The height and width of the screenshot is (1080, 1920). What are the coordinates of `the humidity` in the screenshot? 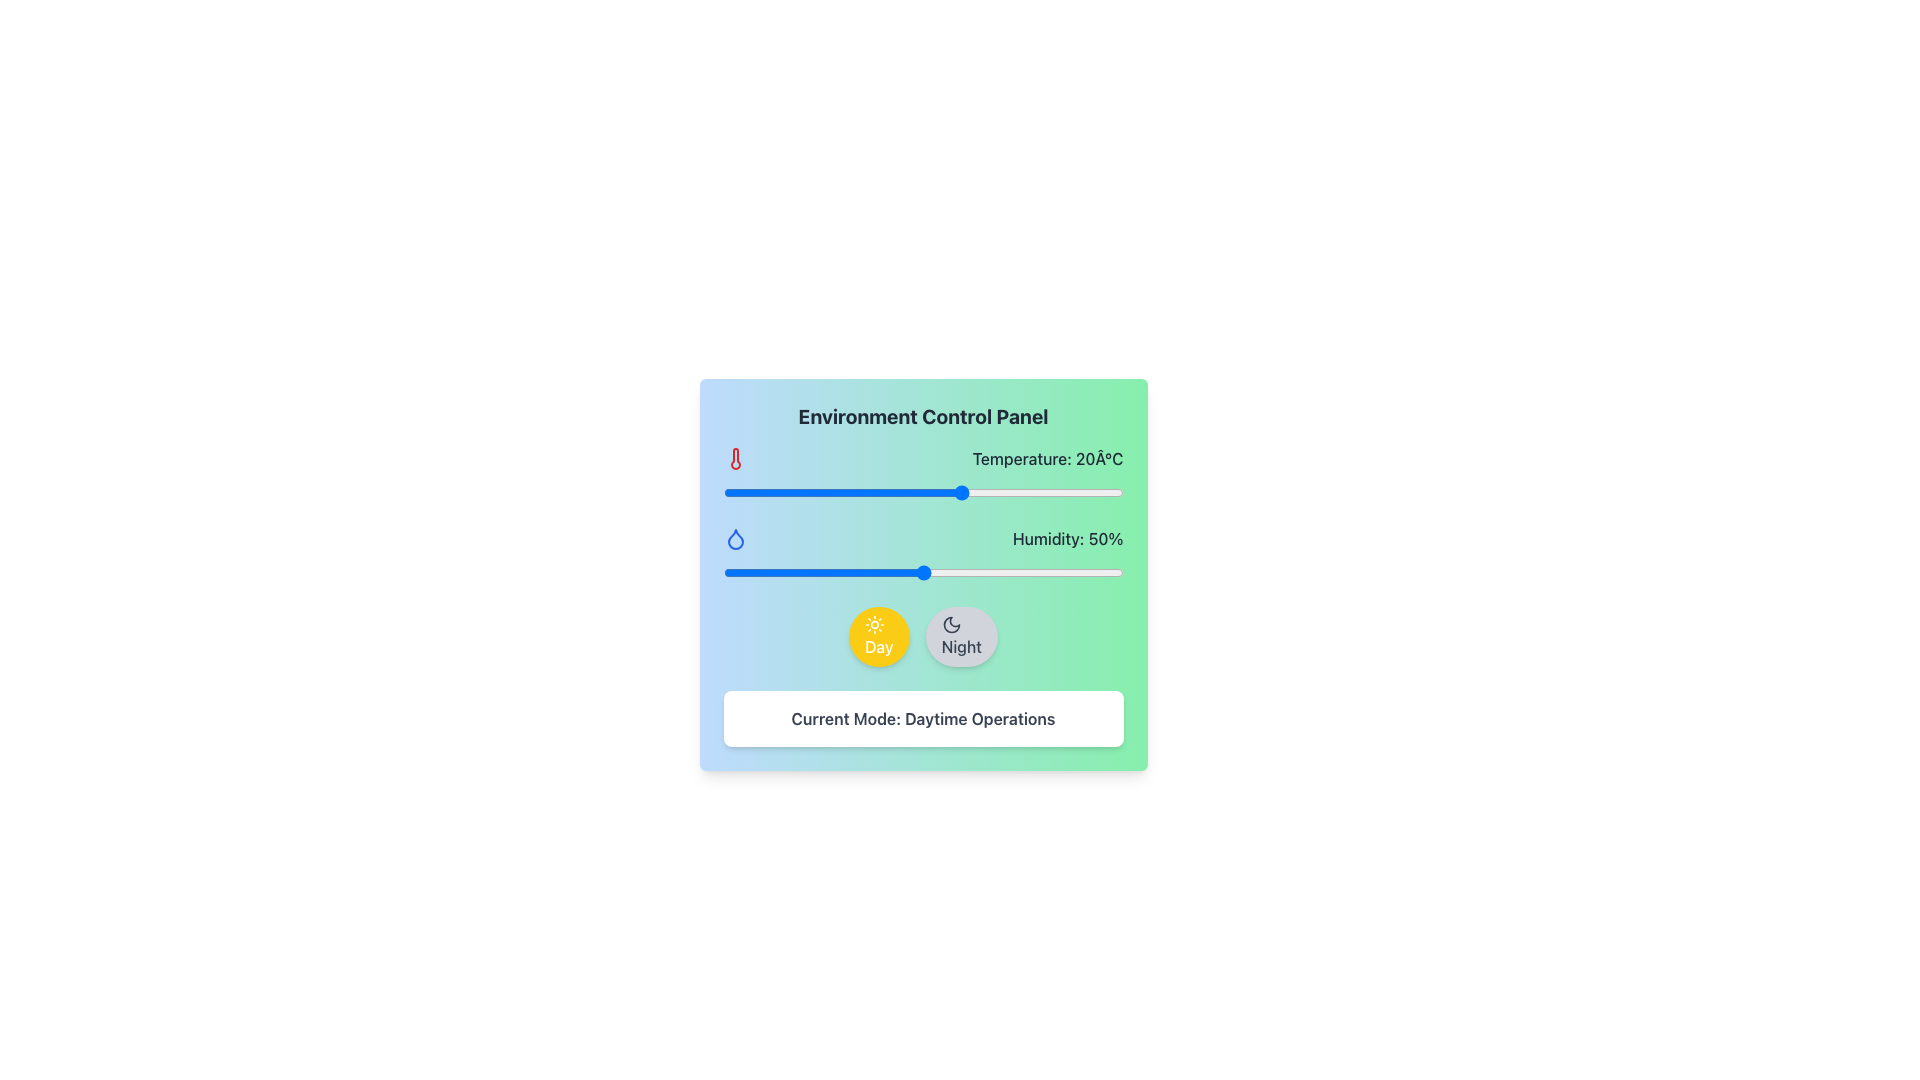 It's located at (910, 573).